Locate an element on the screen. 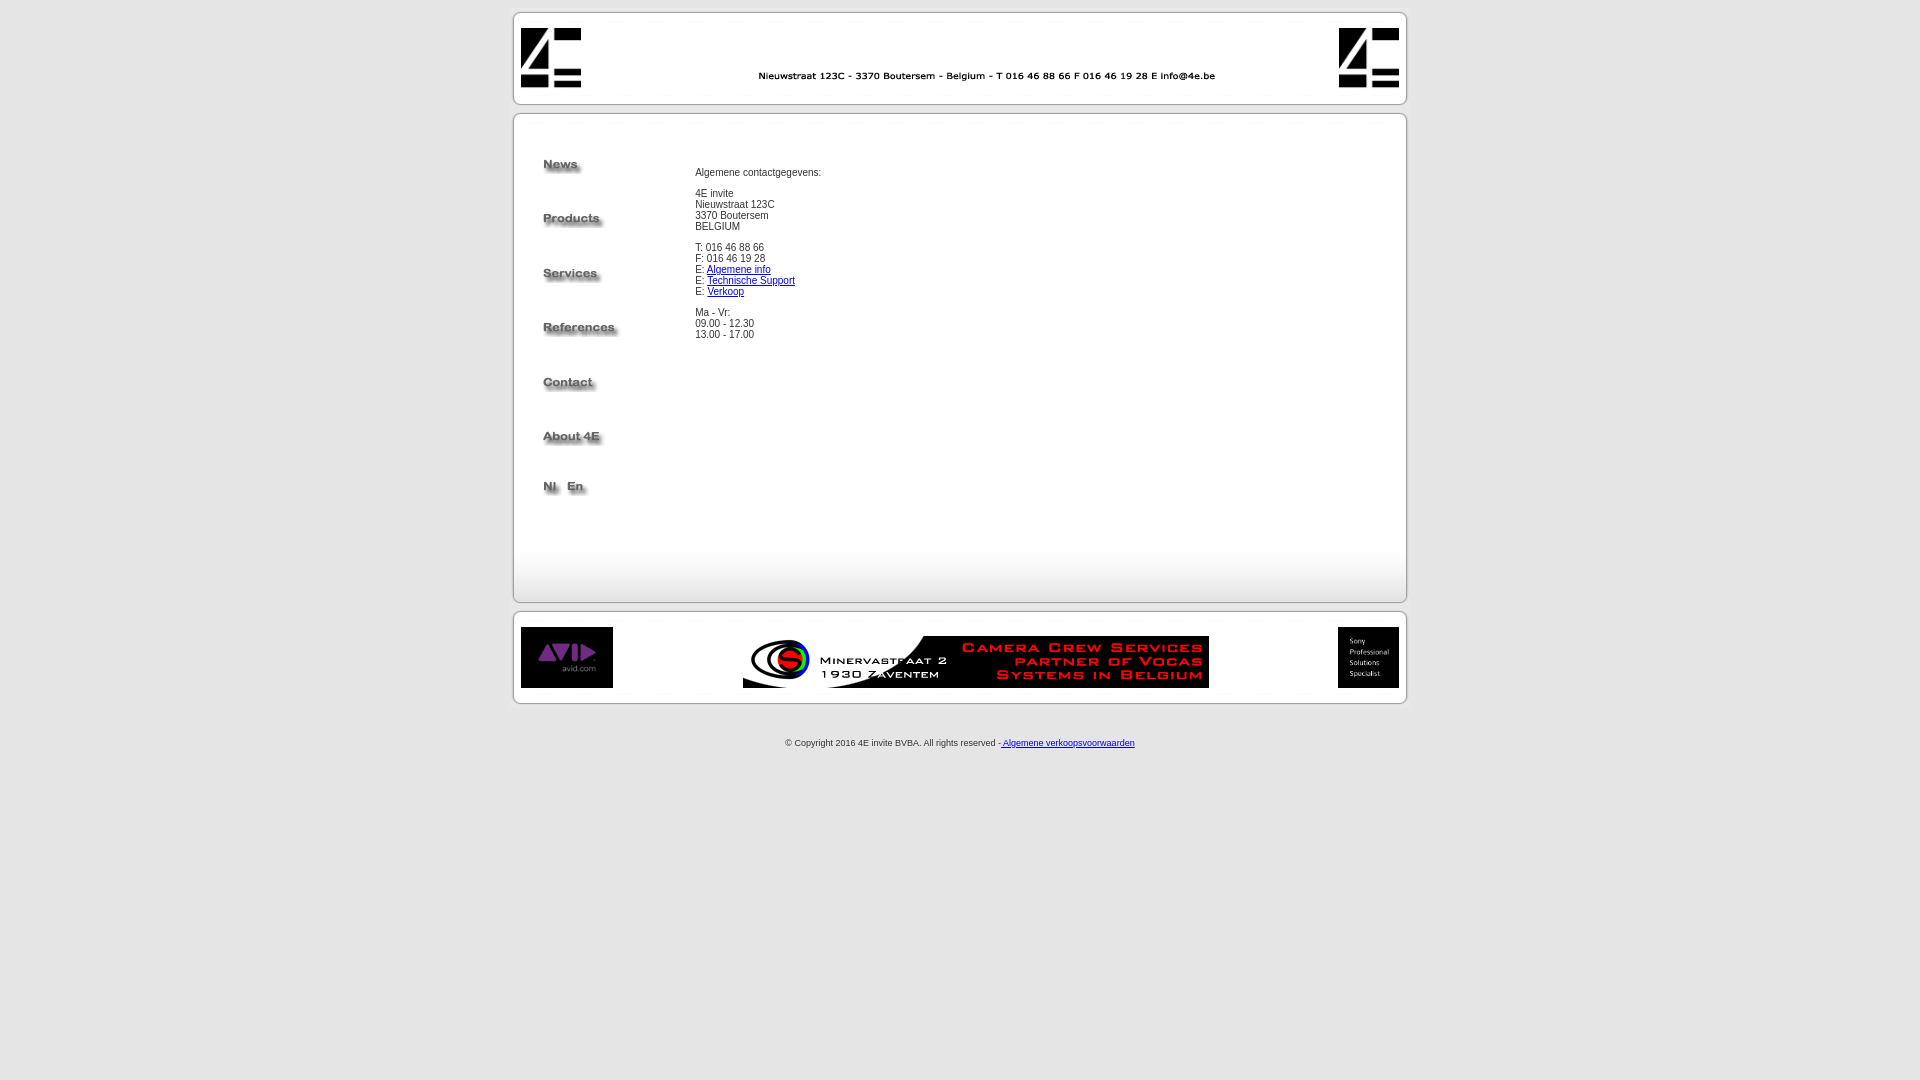 The image size is (1920, 1080). 'Algemene verkoopsvoorwaarden' is located at coordinates (1067, 743).